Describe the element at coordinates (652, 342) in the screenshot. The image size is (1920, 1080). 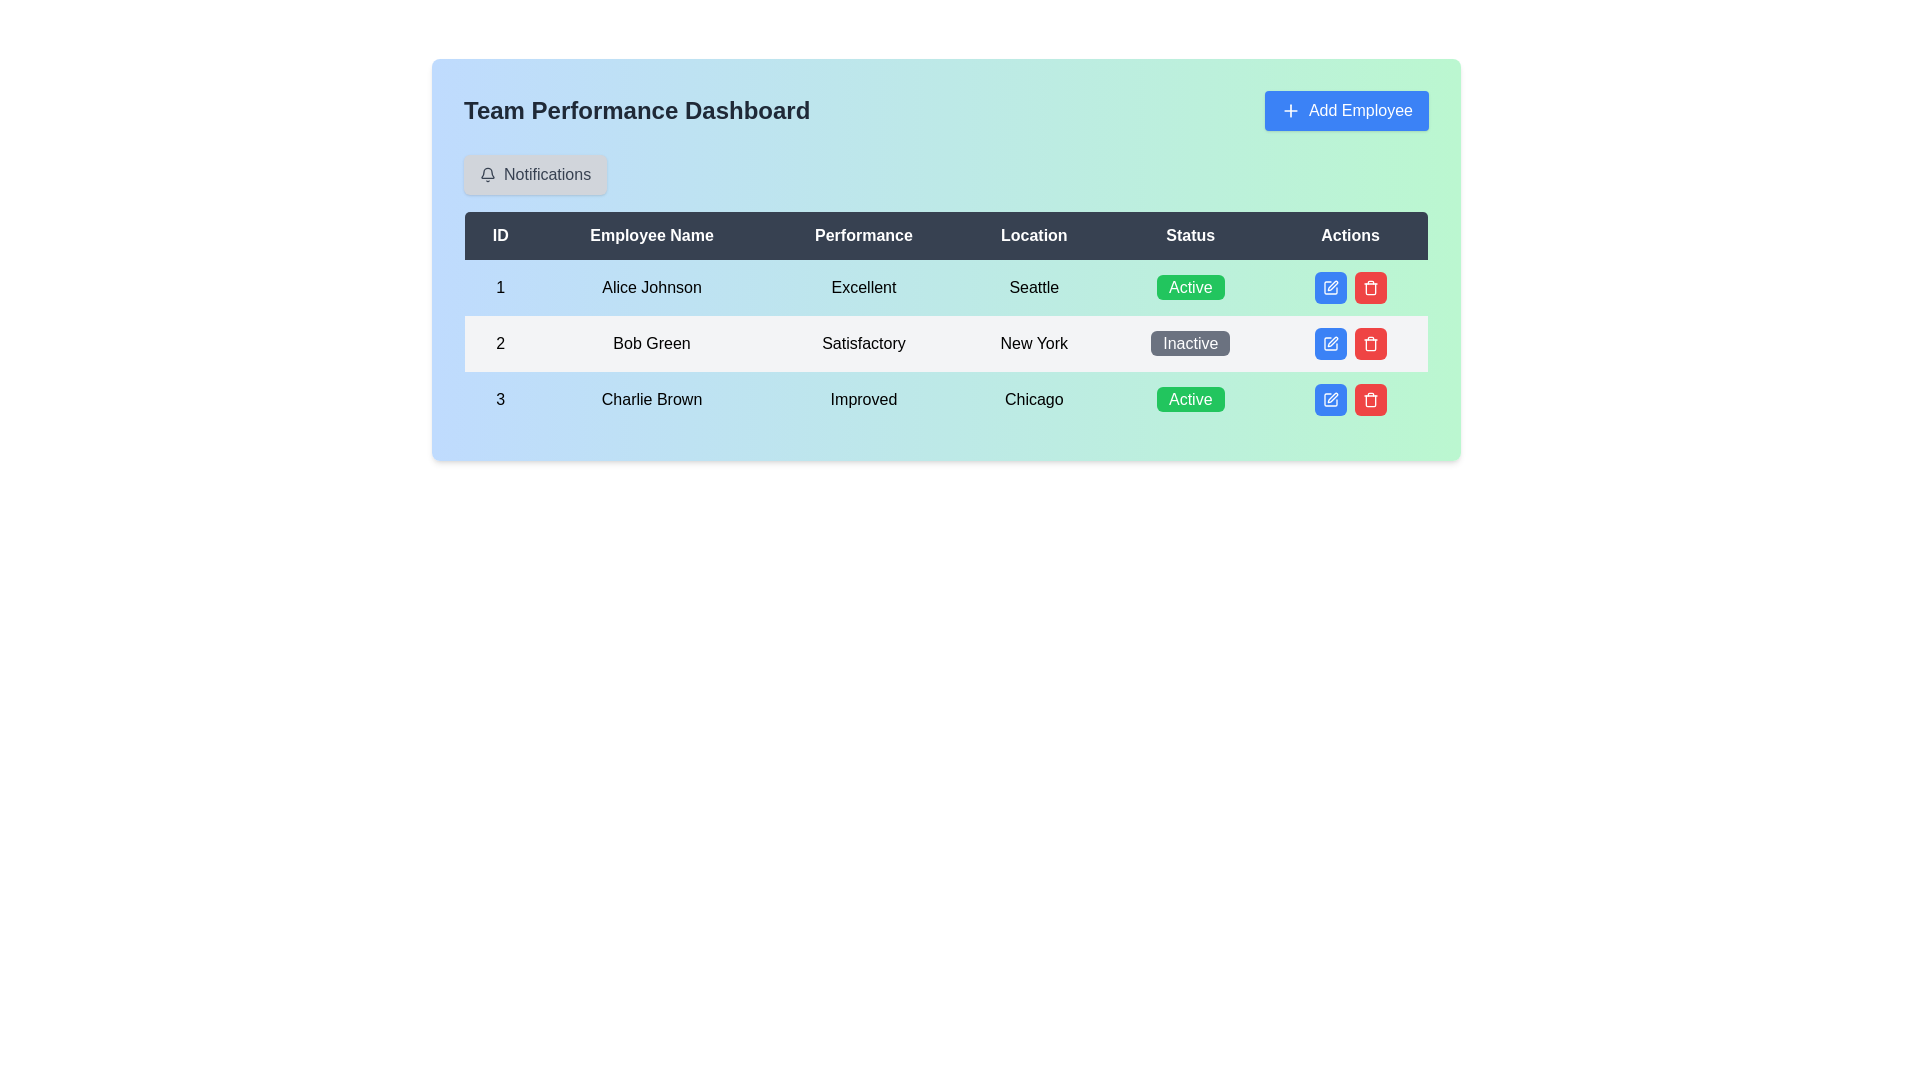
I see `the text label 'Bob Green' in the second row of the table under the 'Employee Name' column` at that location.